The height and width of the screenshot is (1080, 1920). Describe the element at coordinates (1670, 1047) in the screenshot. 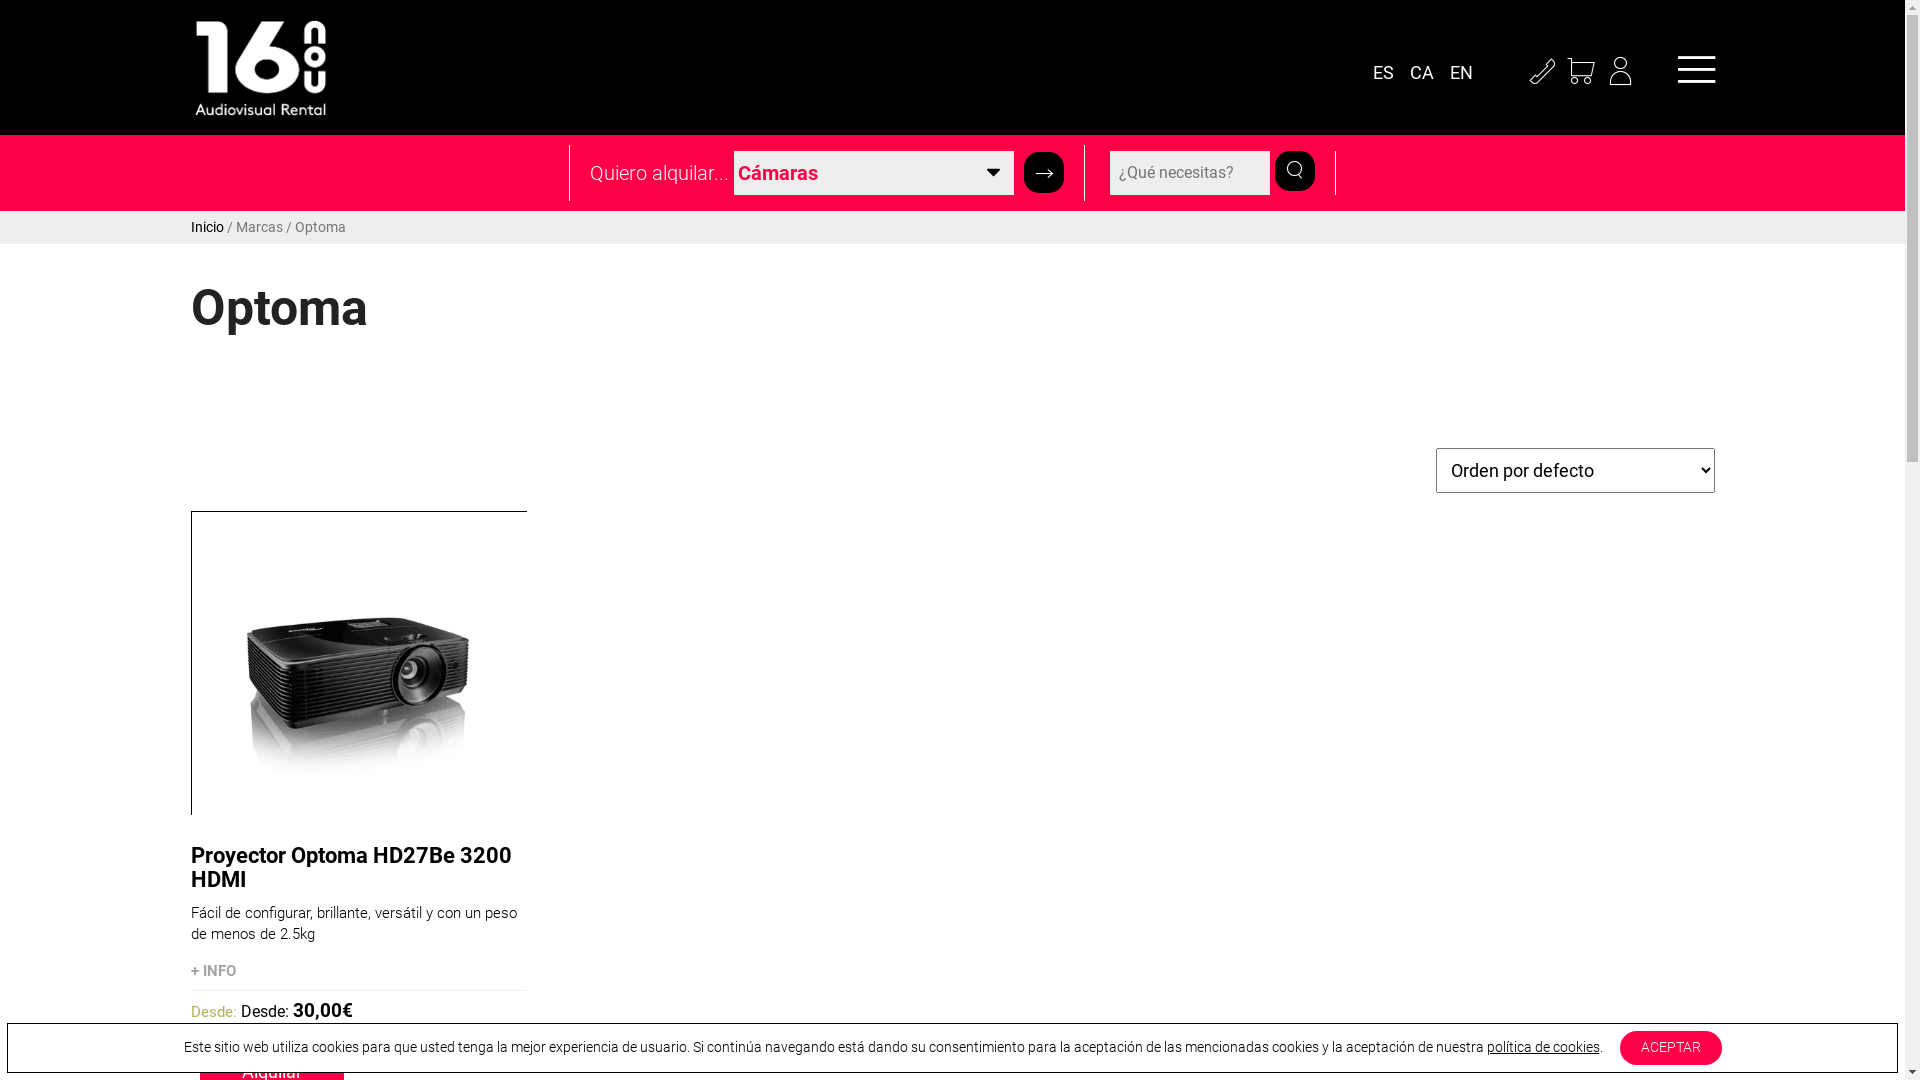

I see `'ACEPTAR'` at that location.